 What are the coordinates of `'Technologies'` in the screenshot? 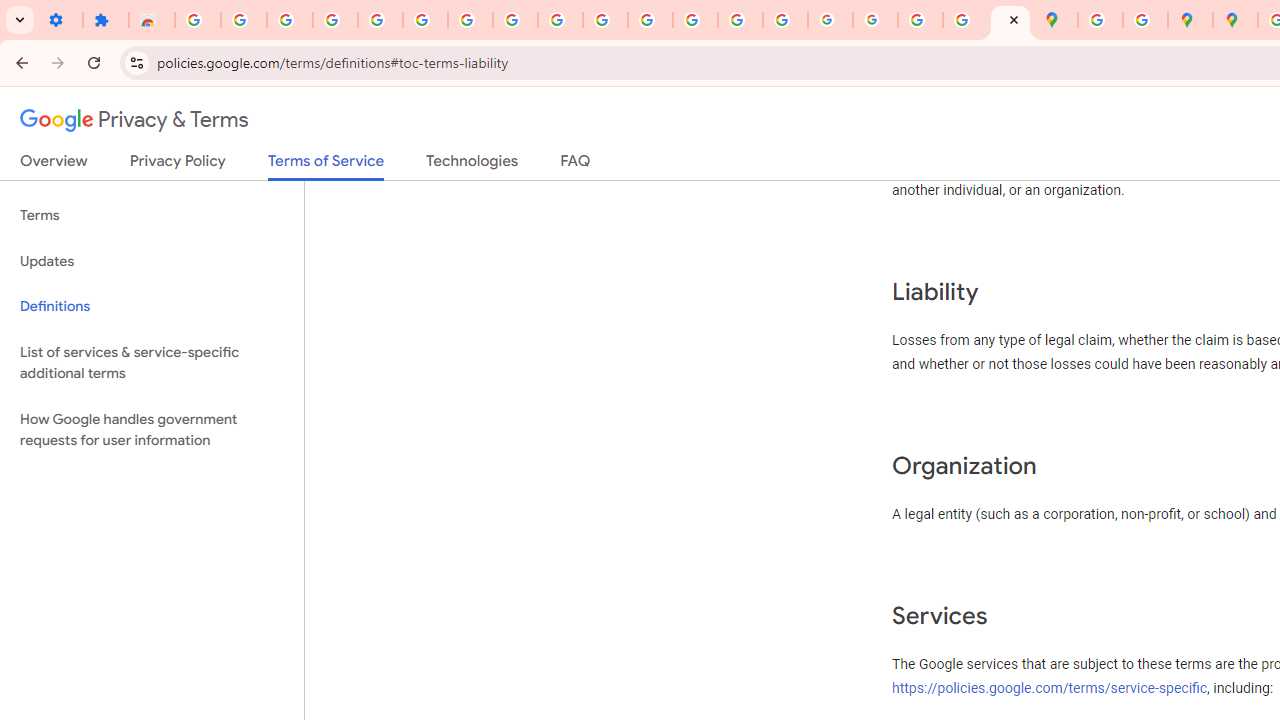 It's located at (471, 164).